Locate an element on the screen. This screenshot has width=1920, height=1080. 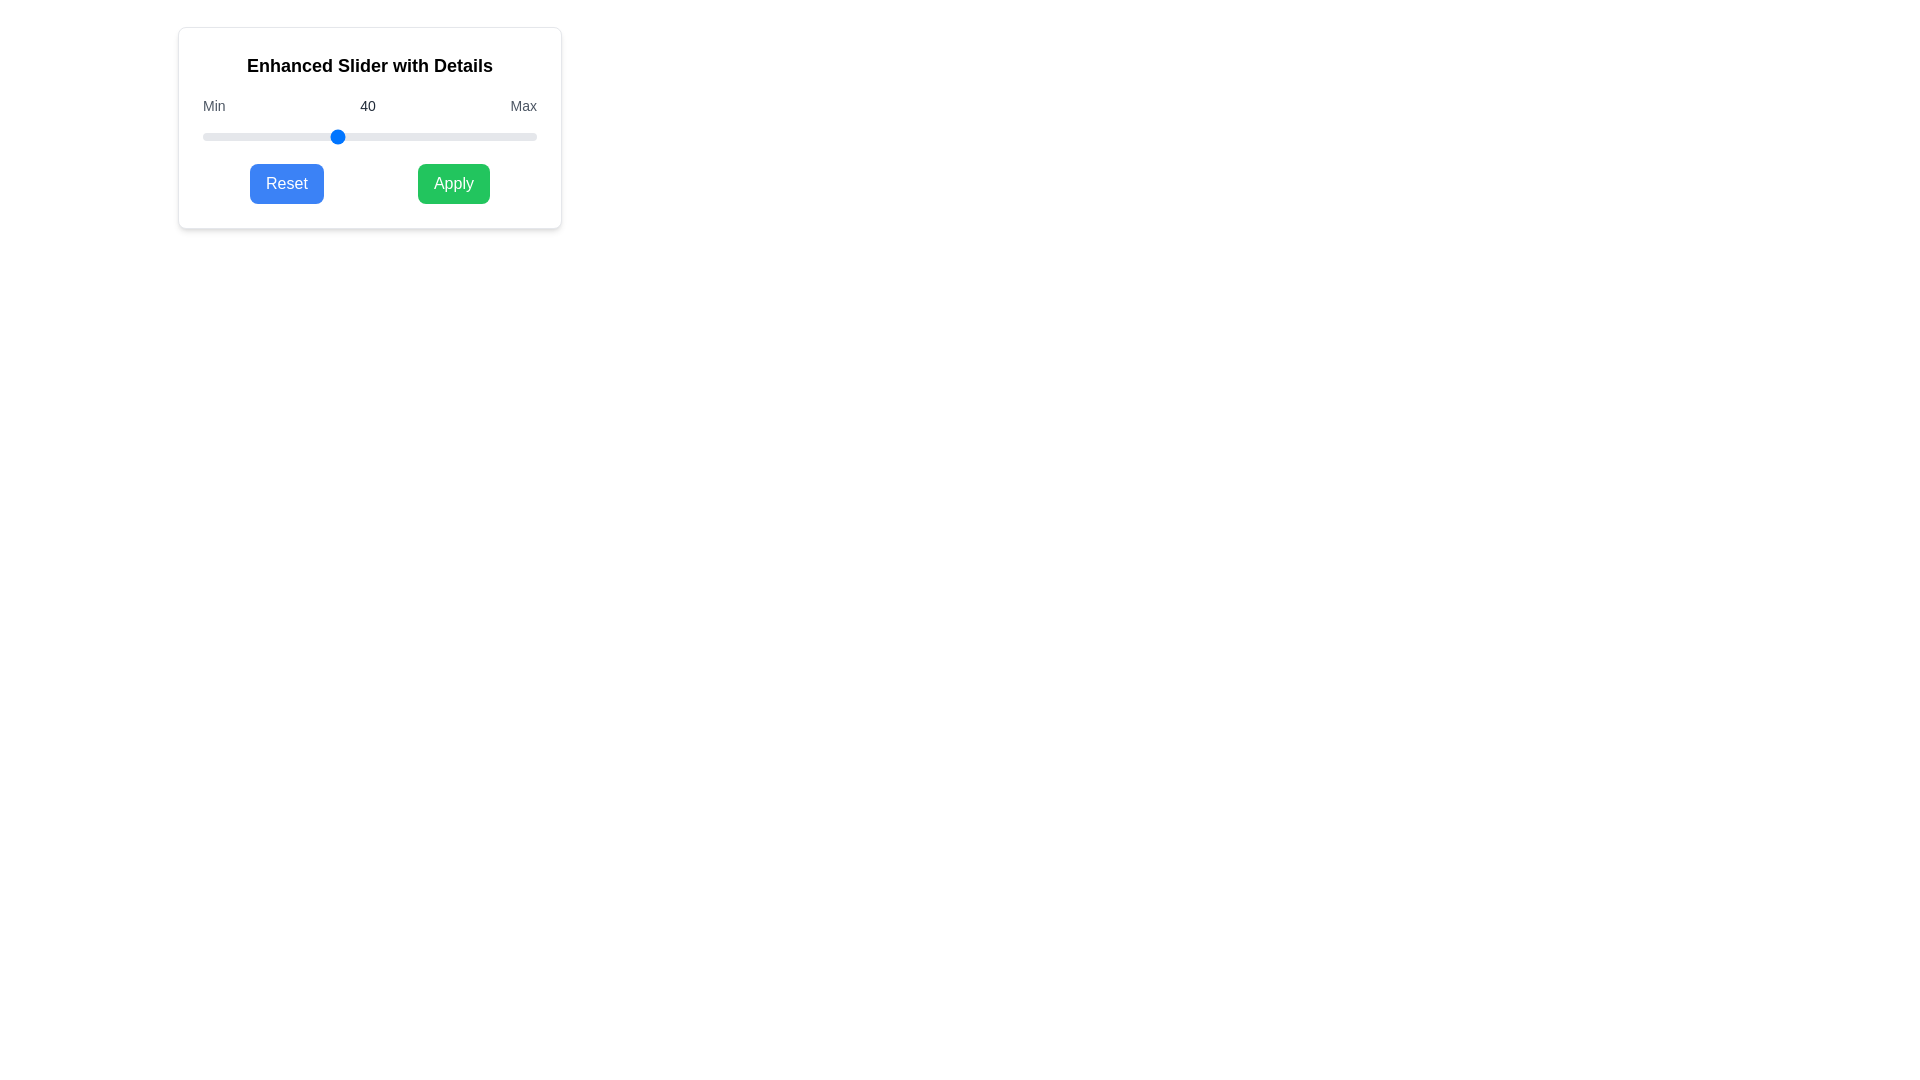
the slider is located at coordinates (308, 136).